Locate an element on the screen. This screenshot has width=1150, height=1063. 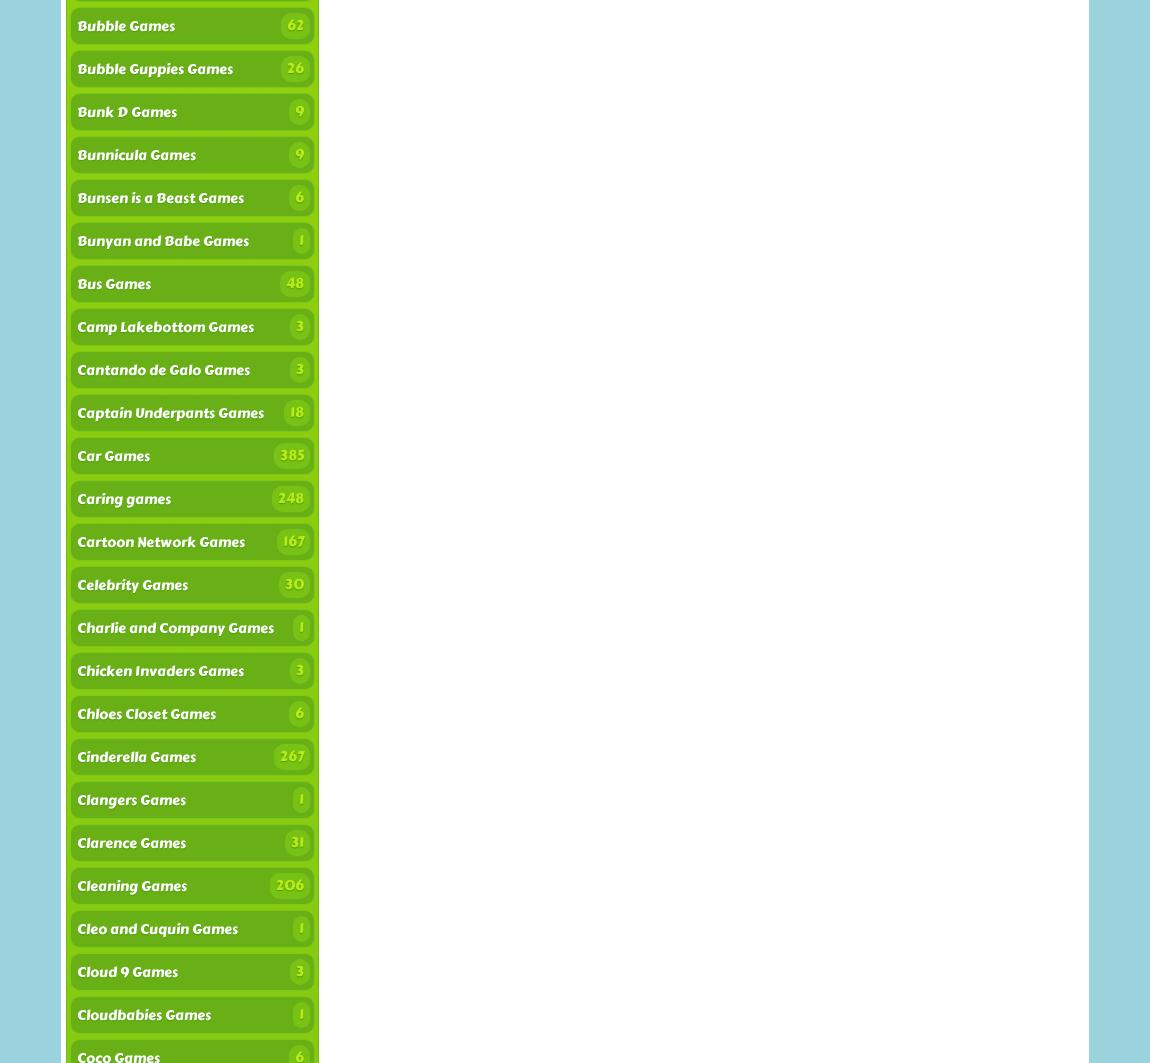
'Chloes Closet Games' is located at coordinates (145, 713).